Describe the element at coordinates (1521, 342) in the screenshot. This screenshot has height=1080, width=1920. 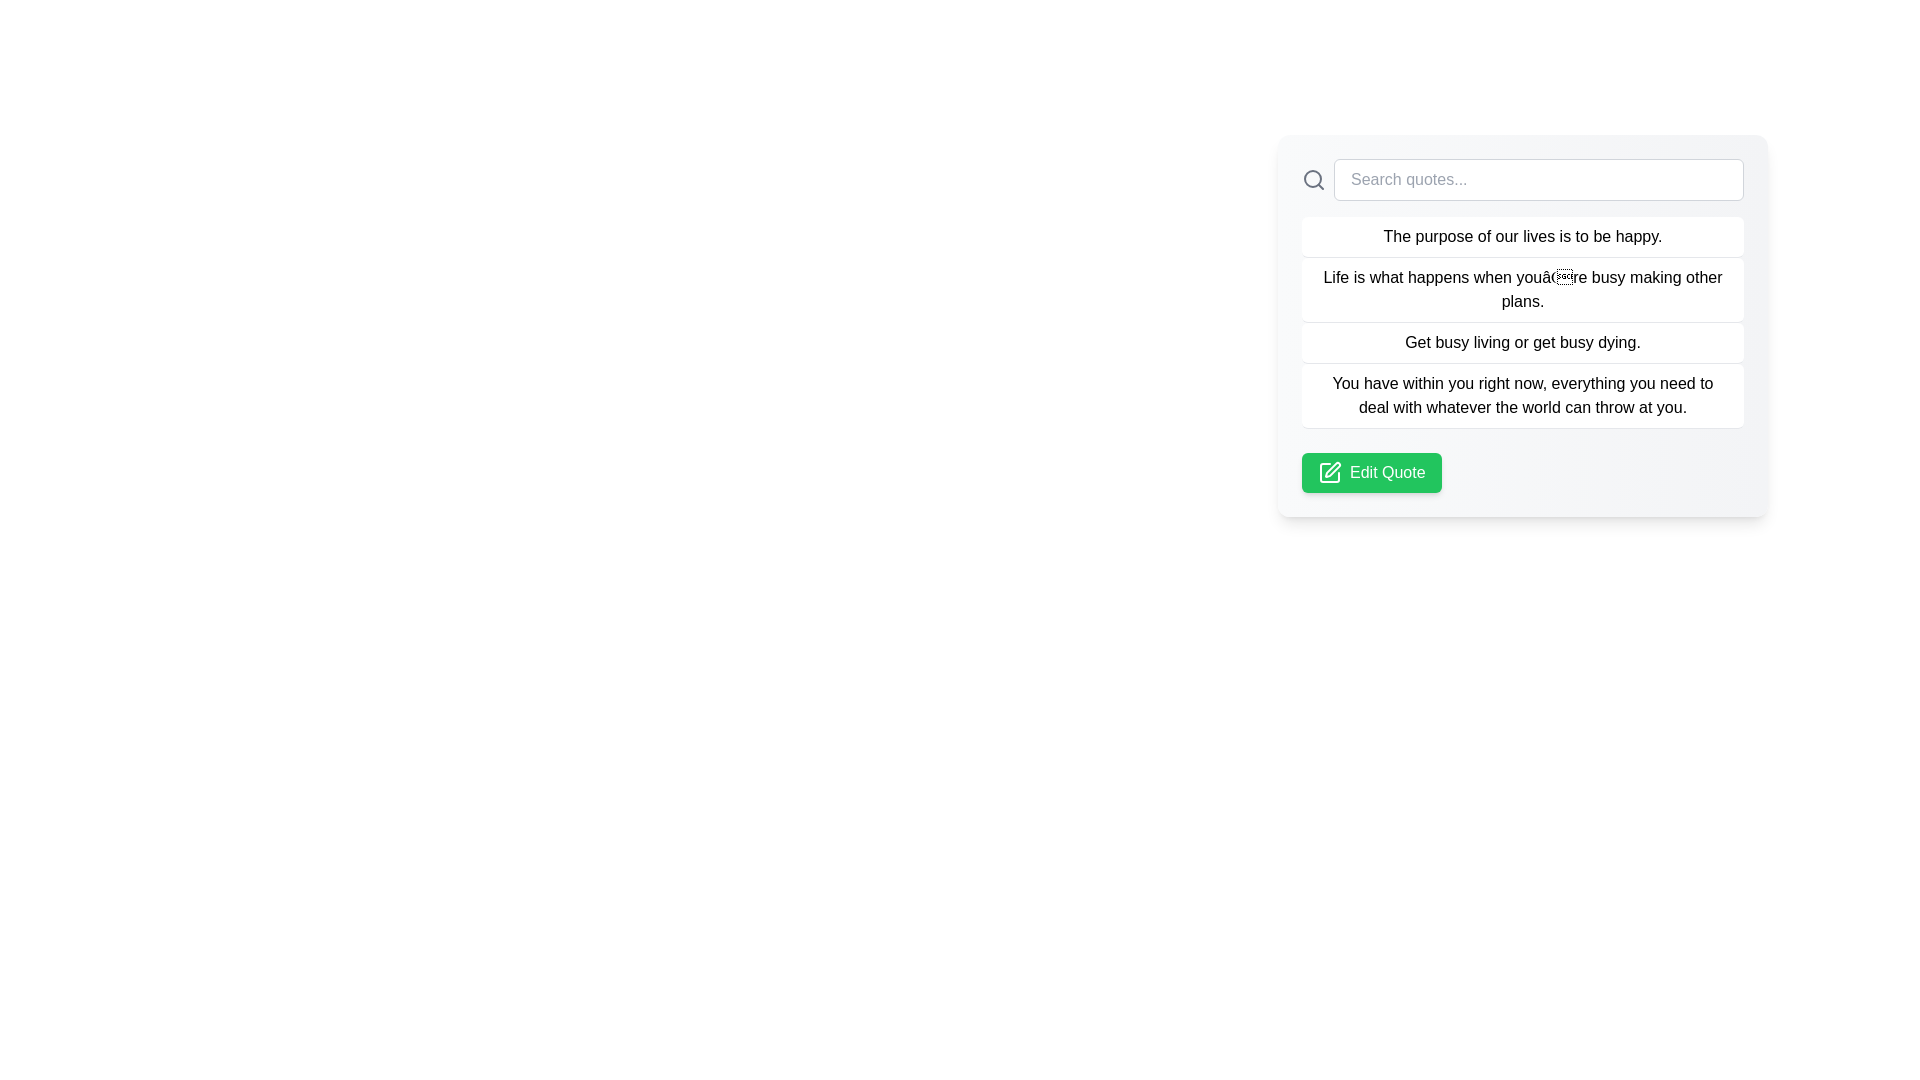
I see `the static text block that reads 'Get busy living or get busy dying.' which is the third line in the list of quotes` at that location.